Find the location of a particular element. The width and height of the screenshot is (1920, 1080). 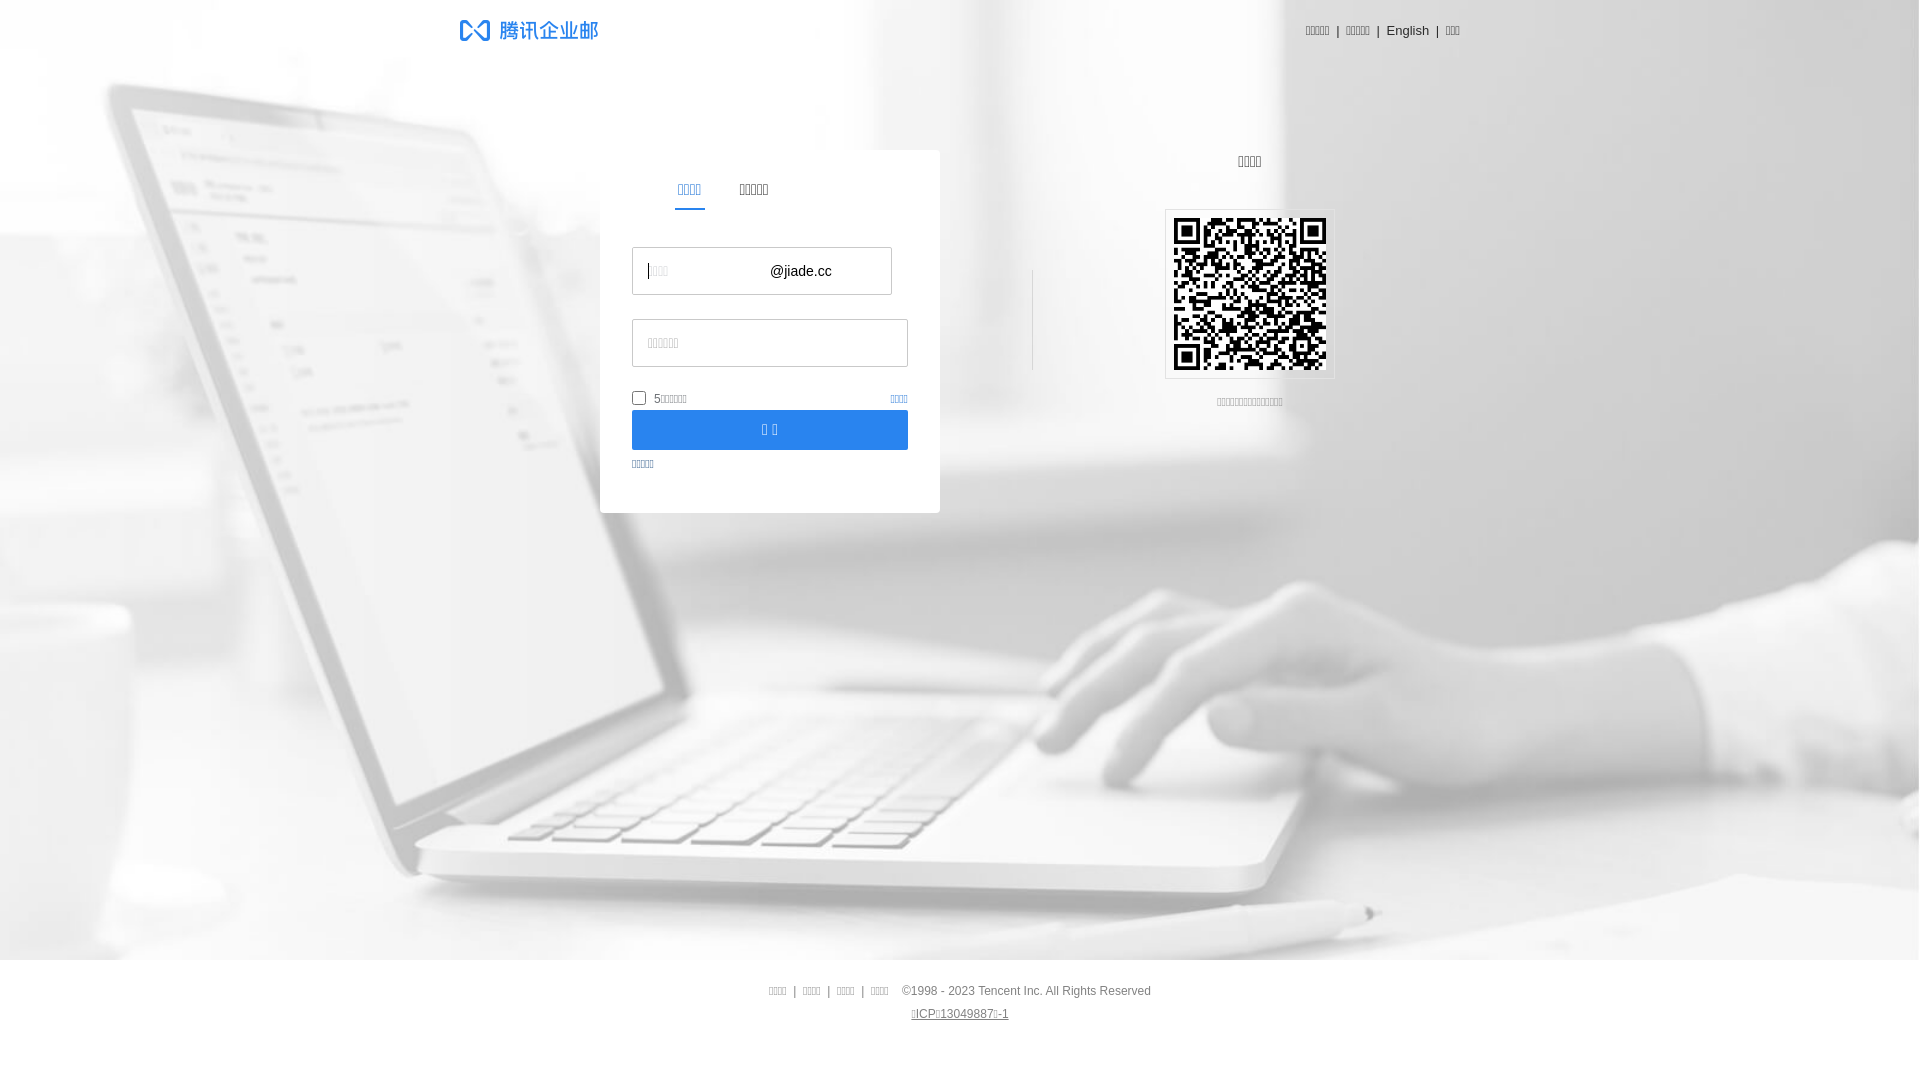

'English' is located at coordinates (1406, 30).